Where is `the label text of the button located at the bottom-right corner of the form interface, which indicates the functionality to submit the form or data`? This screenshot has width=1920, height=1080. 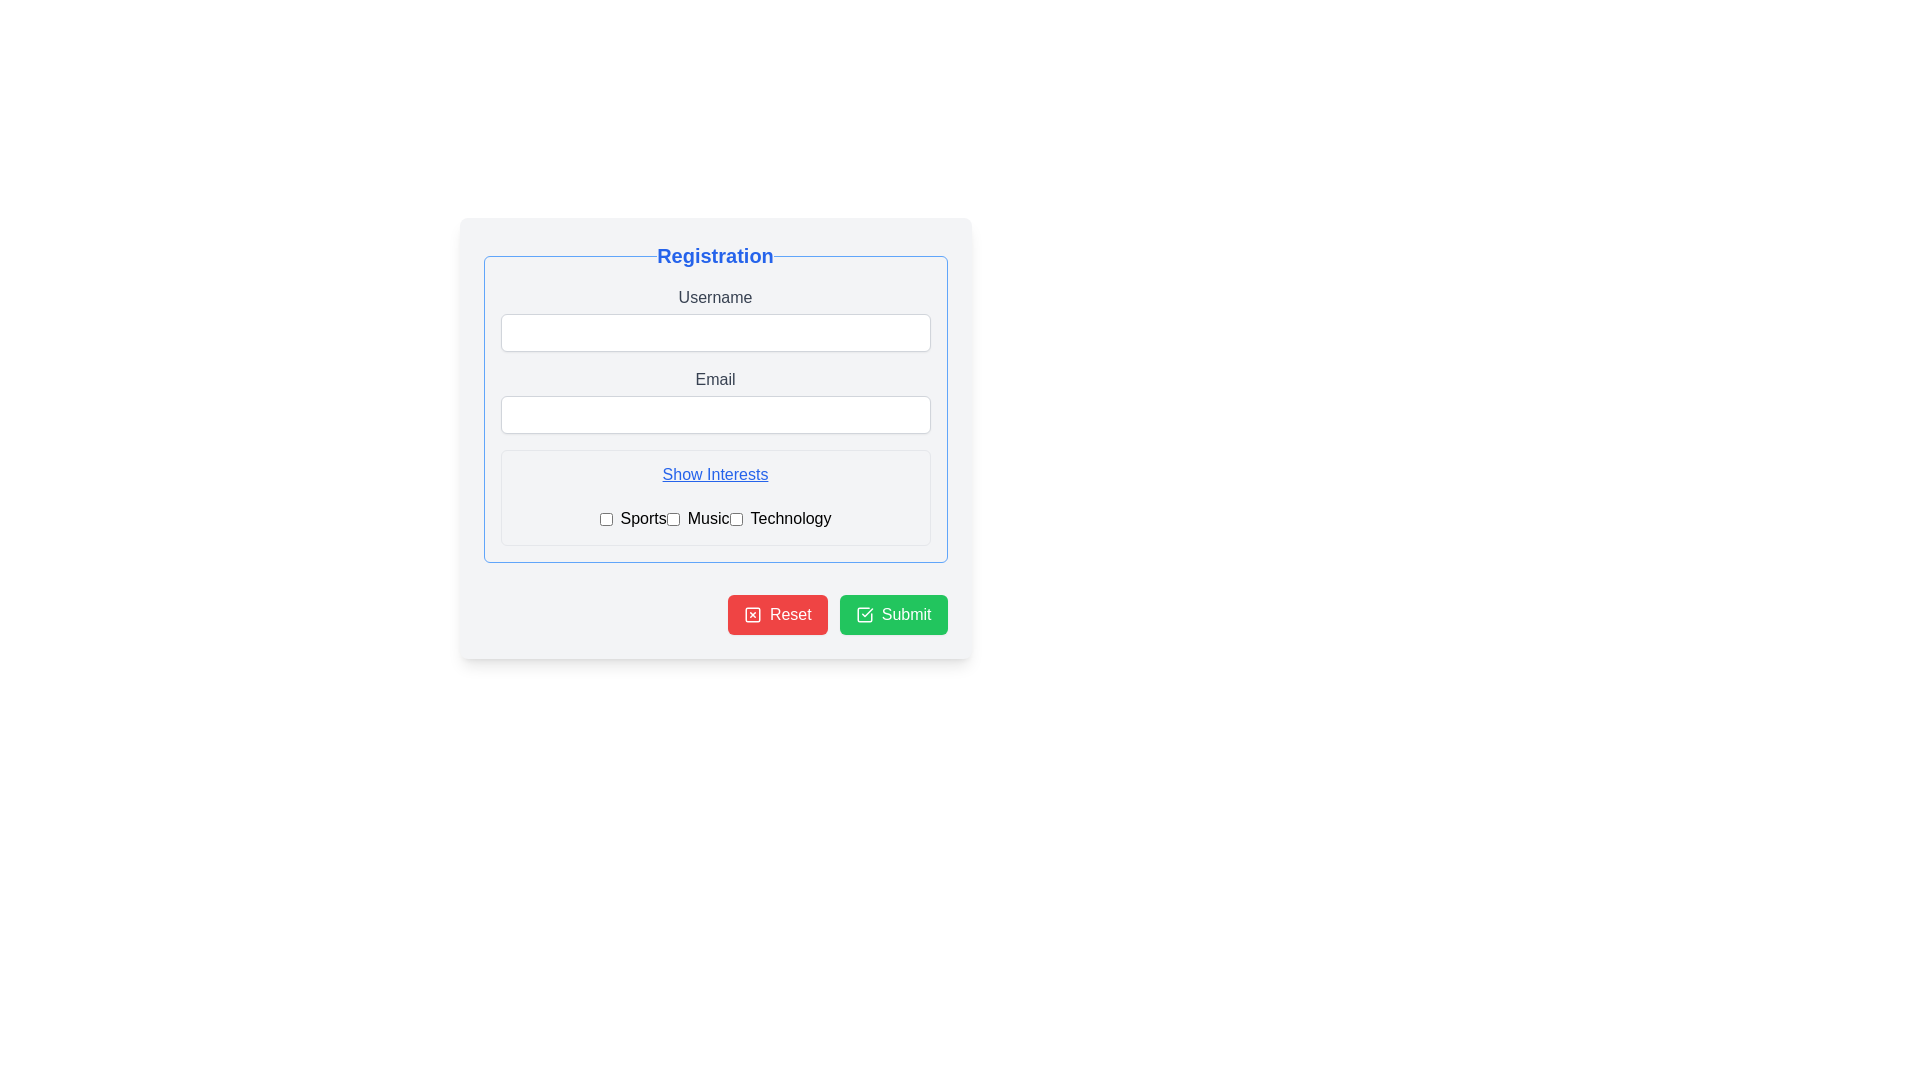 the label text of the button located at the bottom-right corner of the form interface, which indicates the functionality to submit the form or data is located at coordinates (905, 613).